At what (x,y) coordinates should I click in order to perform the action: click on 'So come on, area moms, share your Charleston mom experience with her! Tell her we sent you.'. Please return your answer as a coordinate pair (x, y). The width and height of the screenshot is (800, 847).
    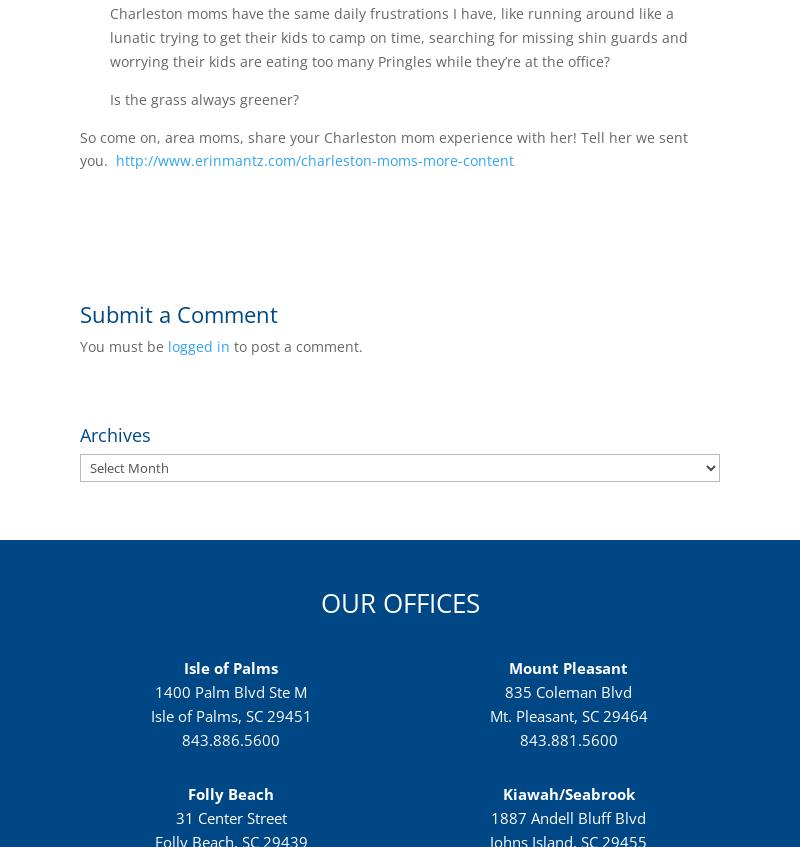
    Looking at the image, I should click on (383, 147).